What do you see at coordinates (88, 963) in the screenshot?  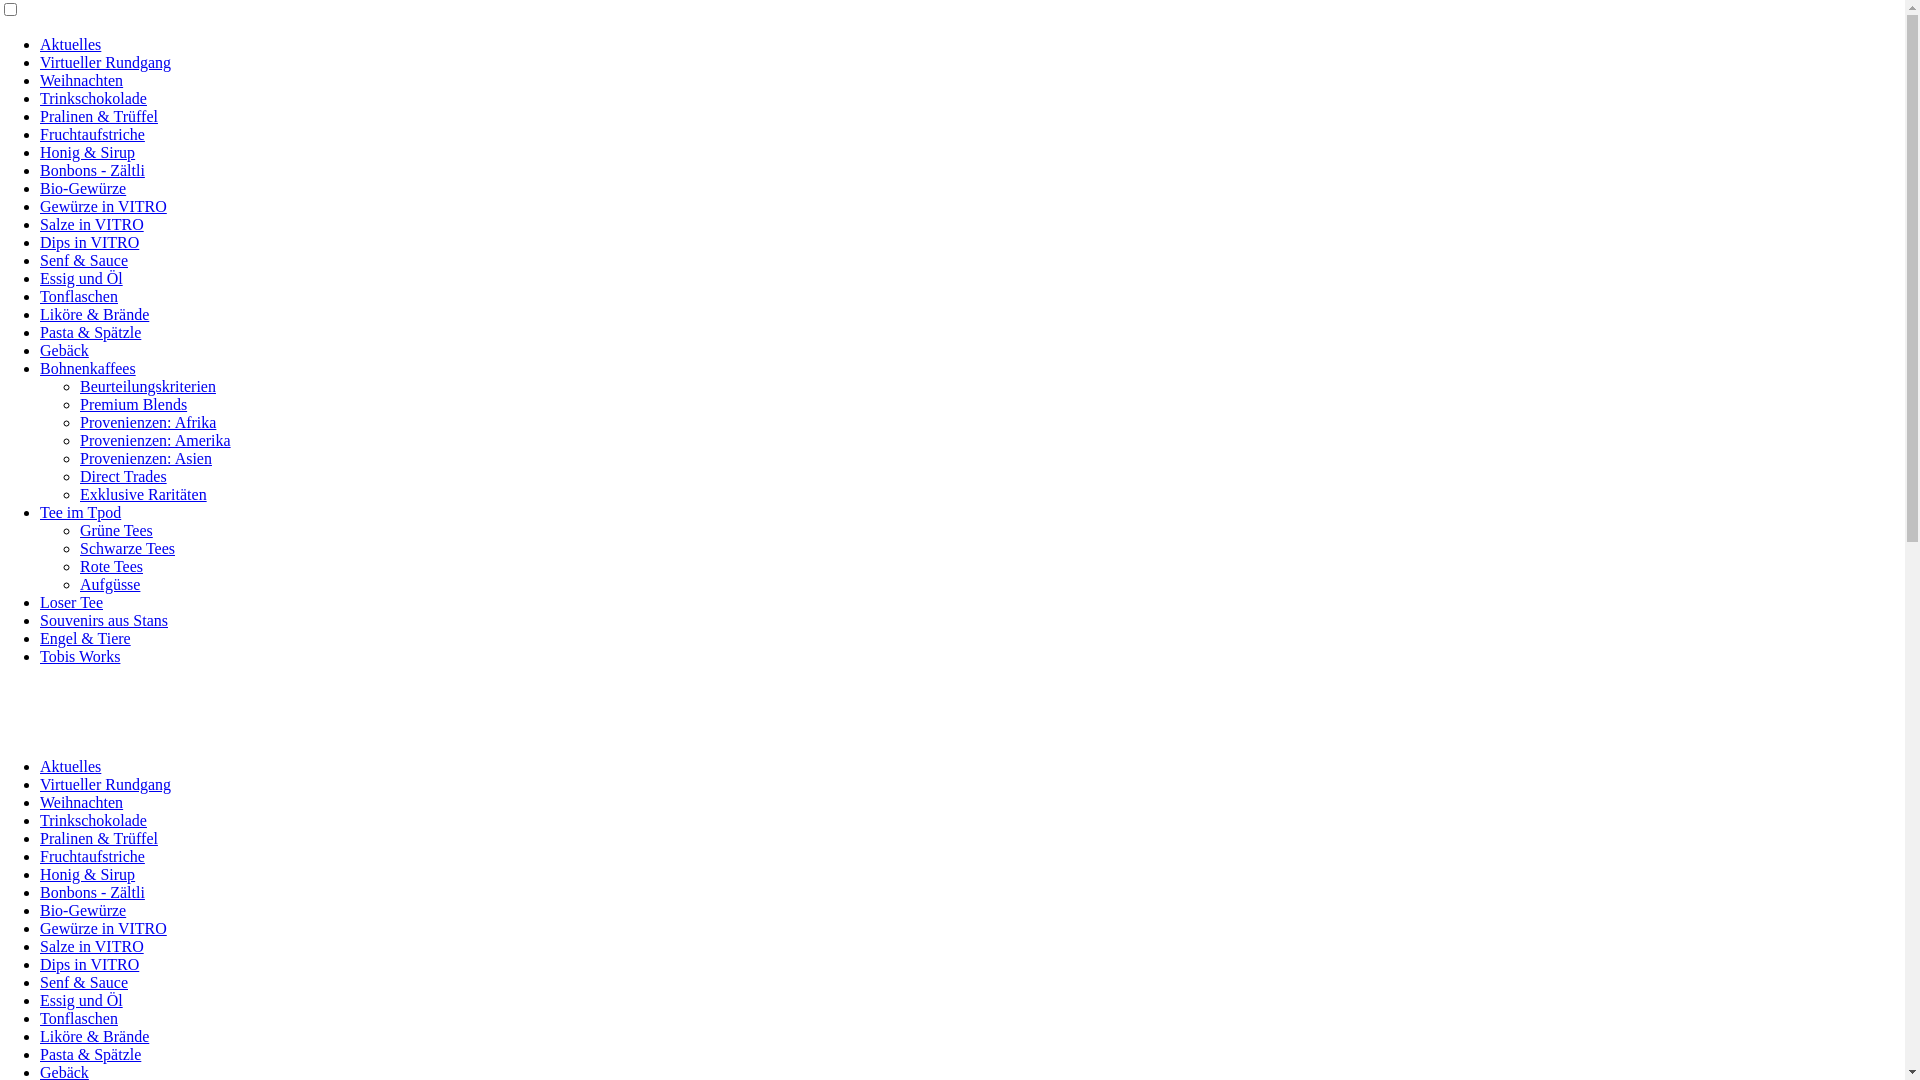 I see `'Dips in VITRO'` at bounding box center [88, 963].